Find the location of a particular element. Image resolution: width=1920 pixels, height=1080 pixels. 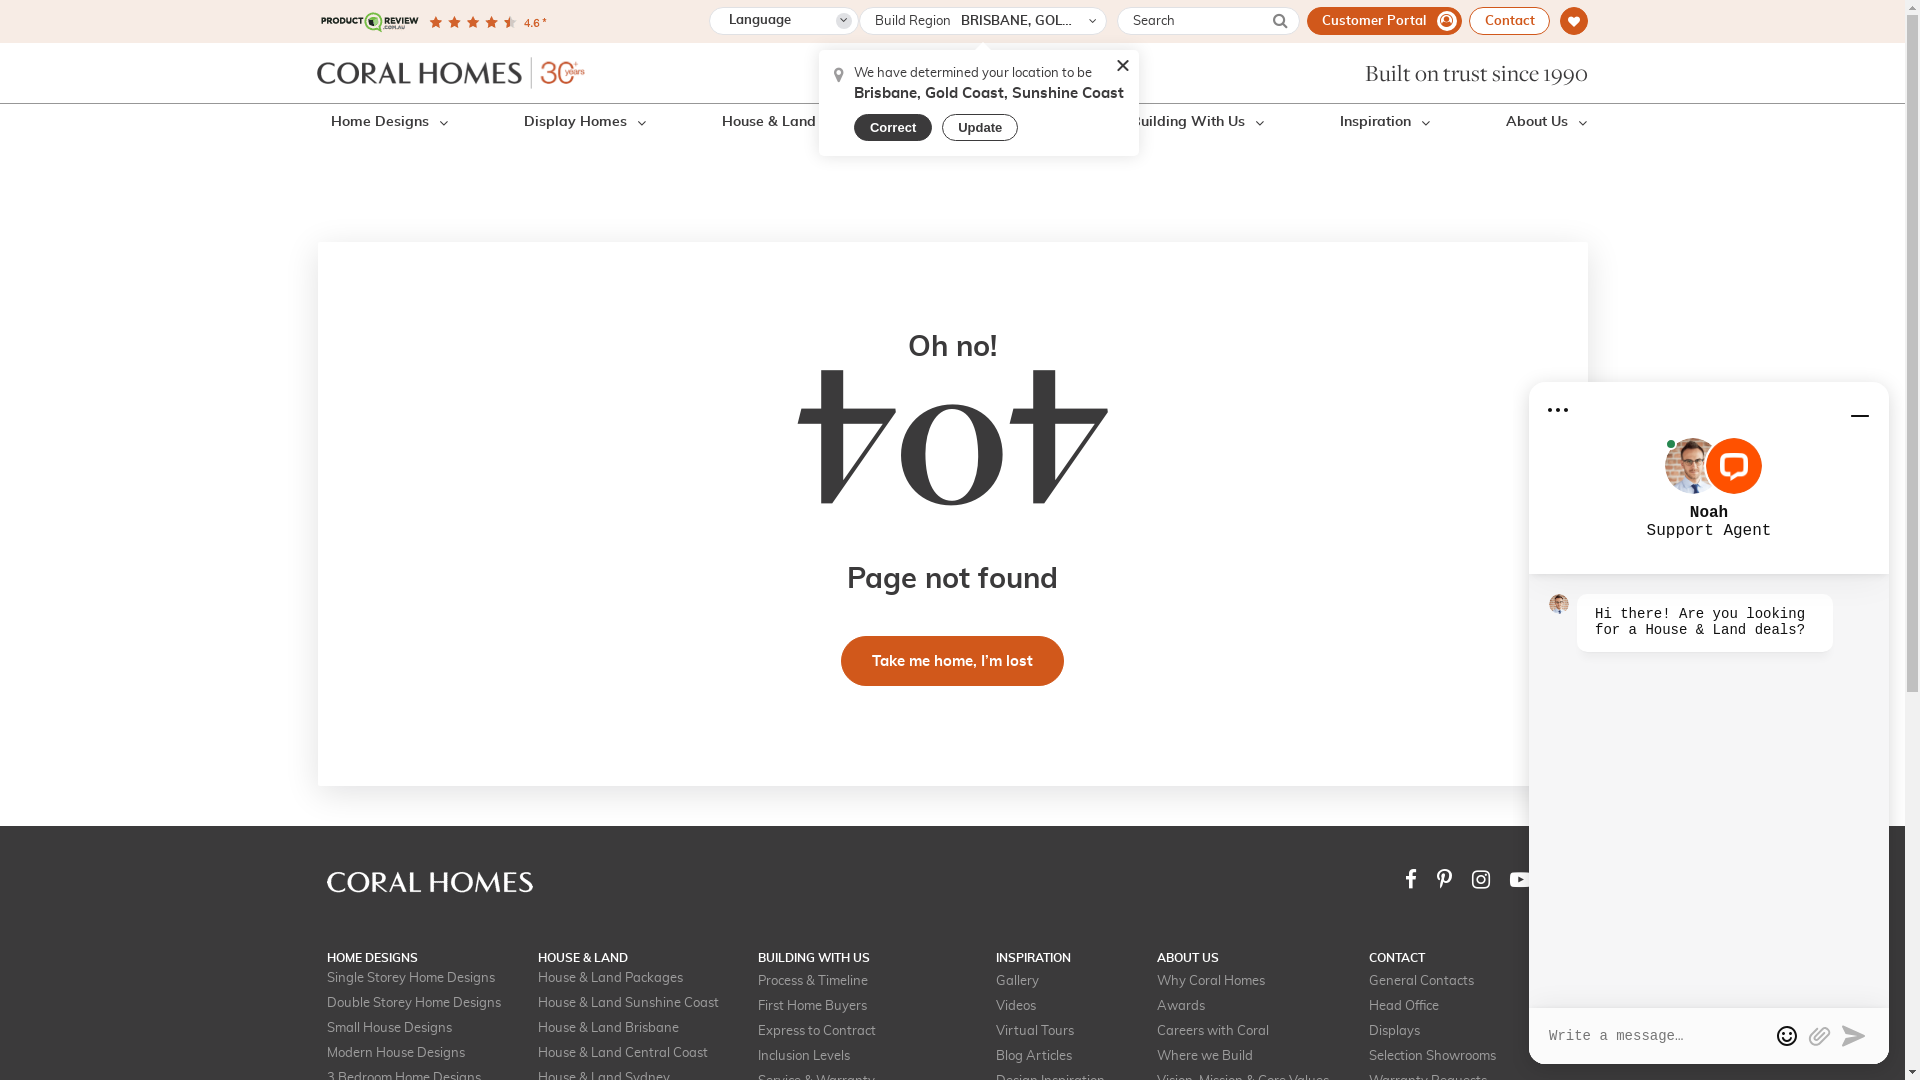

'Careers with Coral' is located at coordinates (1212, 1031).